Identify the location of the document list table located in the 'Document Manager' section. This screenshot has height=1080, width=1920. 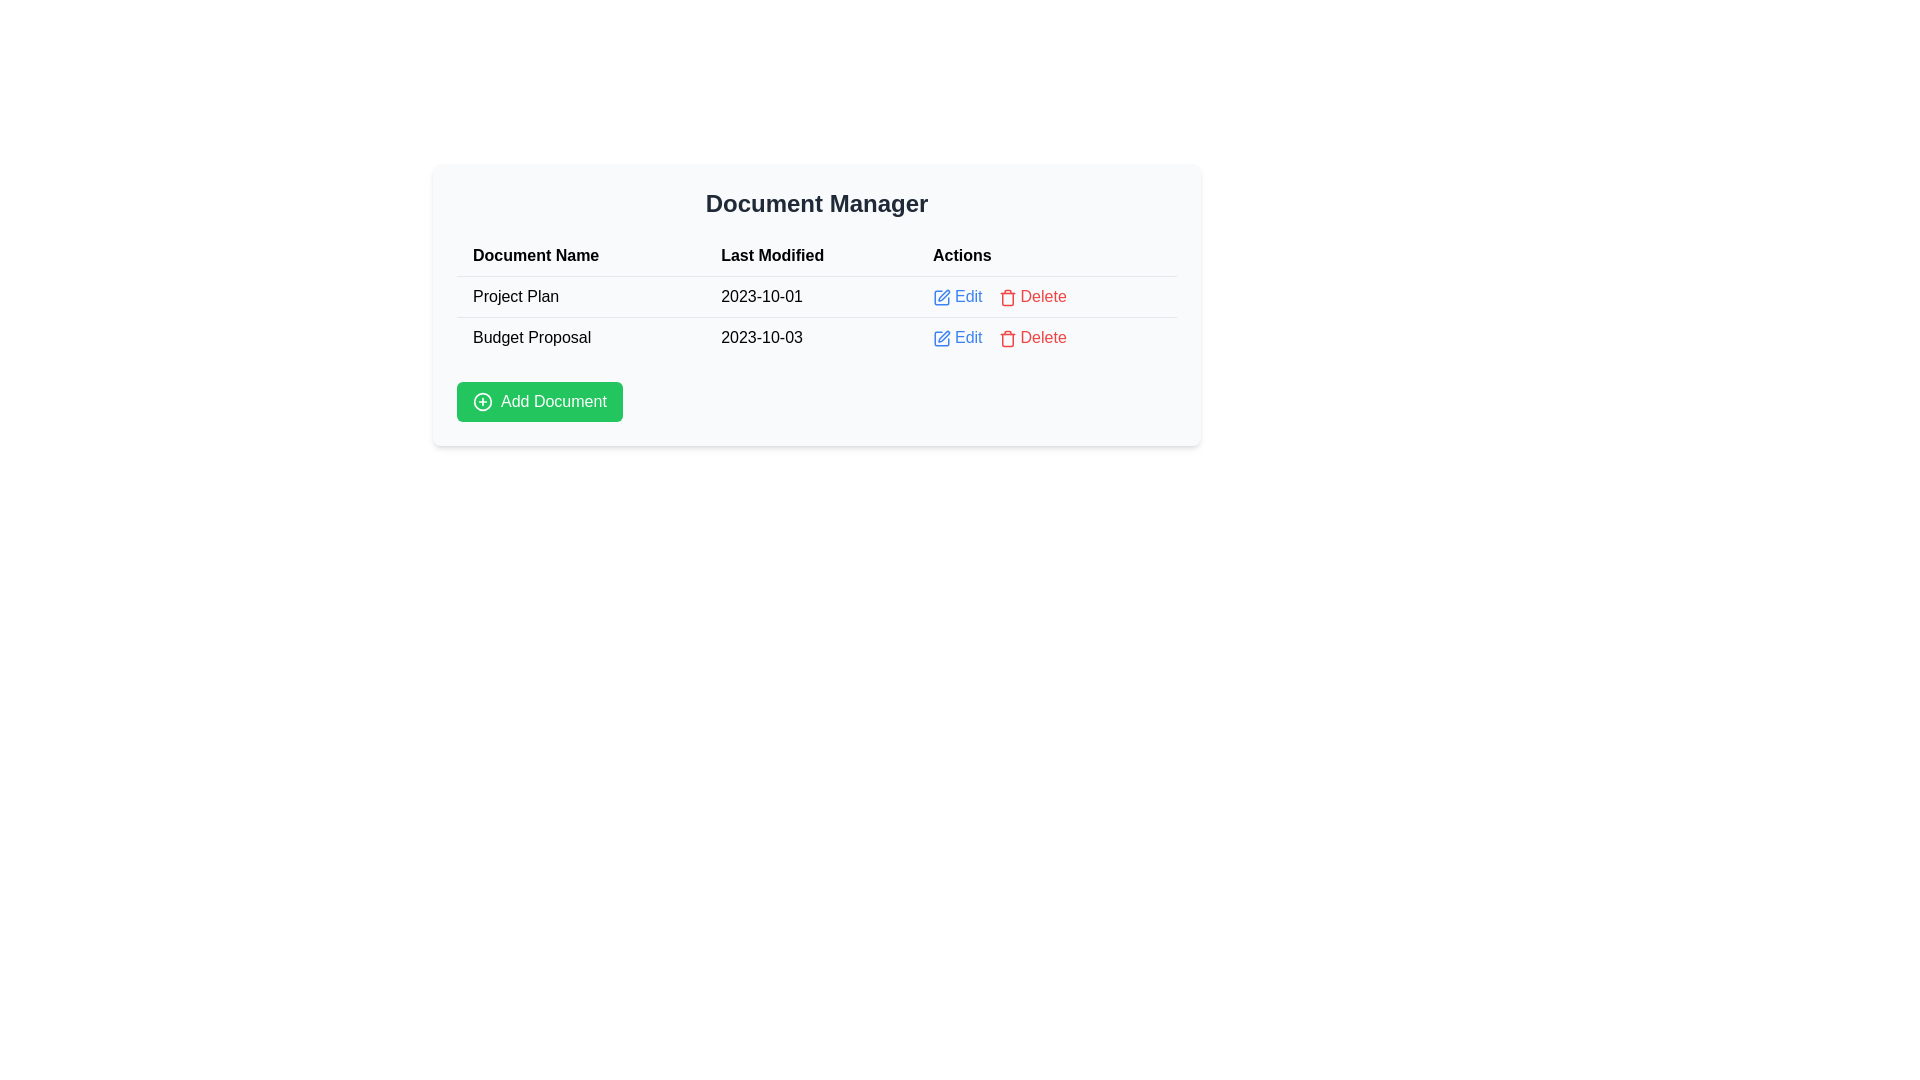
(816, 297).